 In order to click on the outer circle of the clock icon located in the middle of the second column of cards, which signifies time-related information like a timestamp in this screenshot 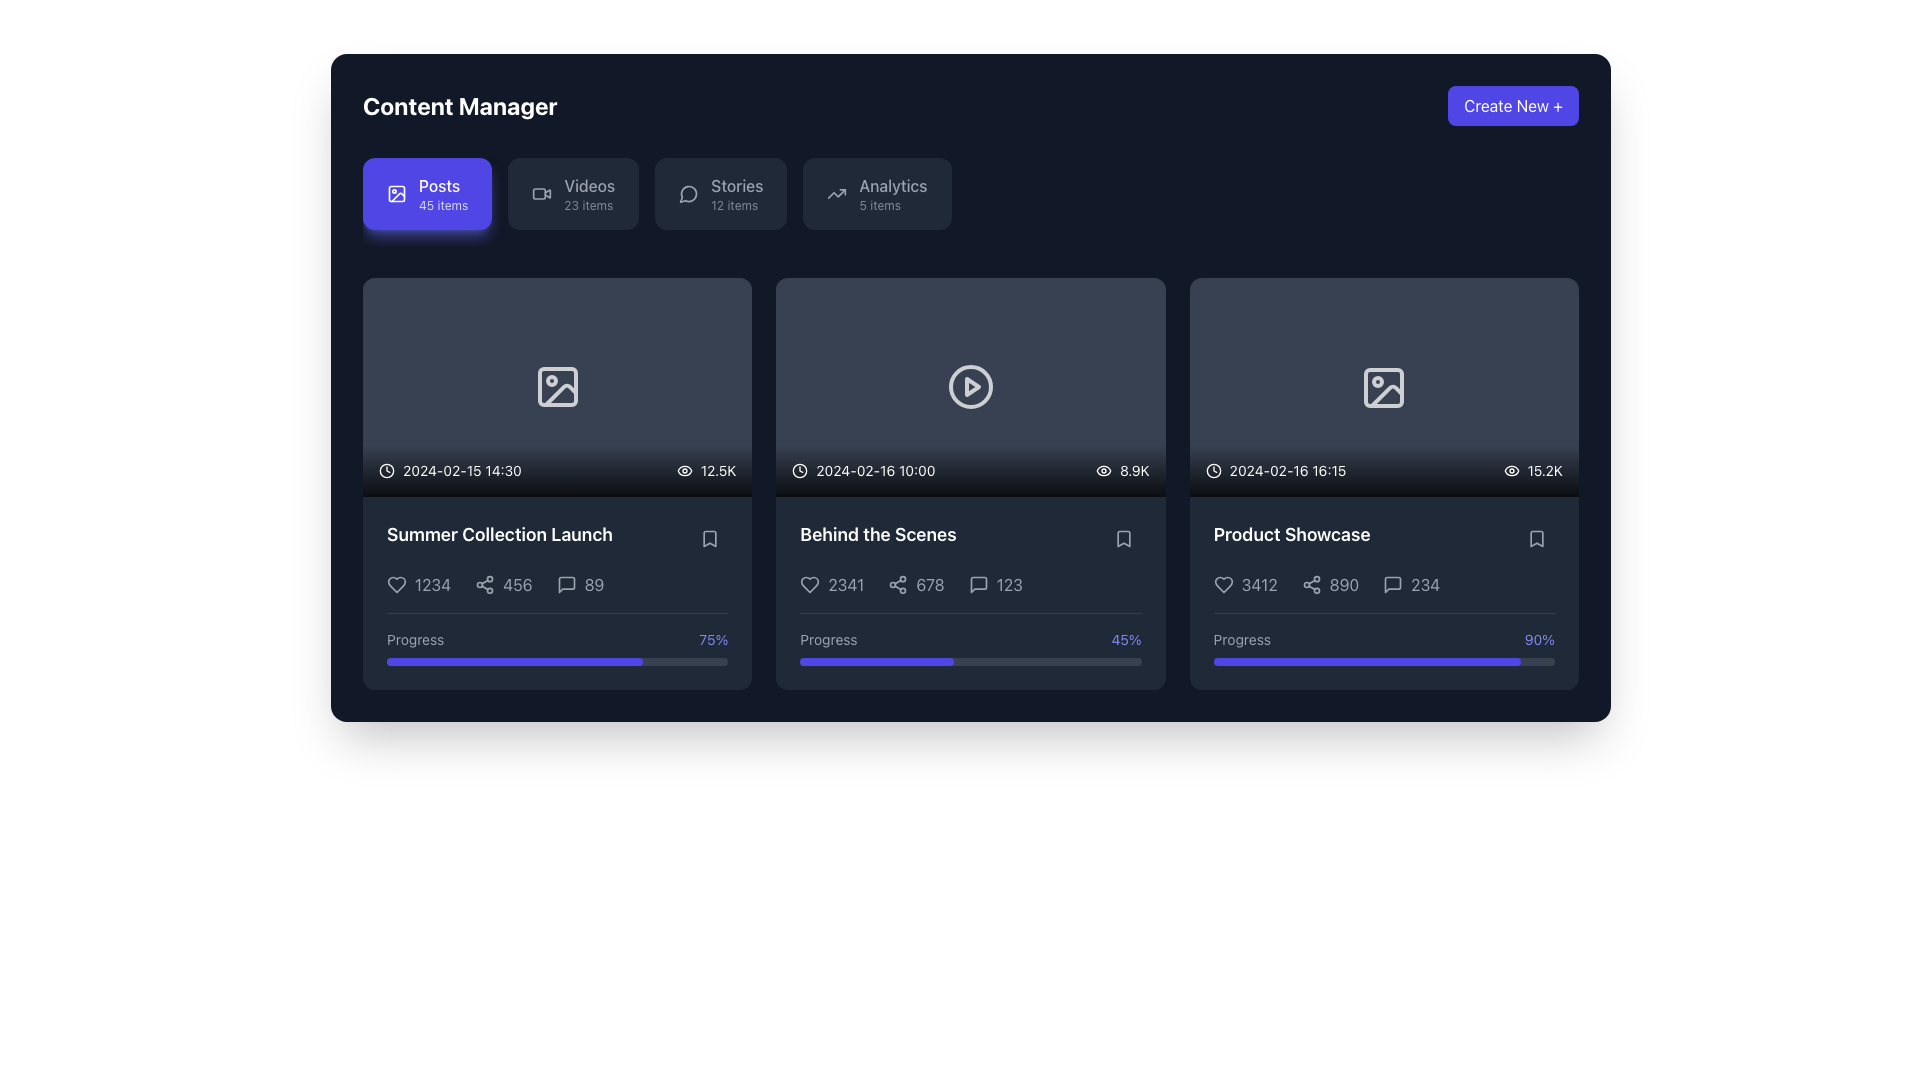, I will do `click(800, 470)`.